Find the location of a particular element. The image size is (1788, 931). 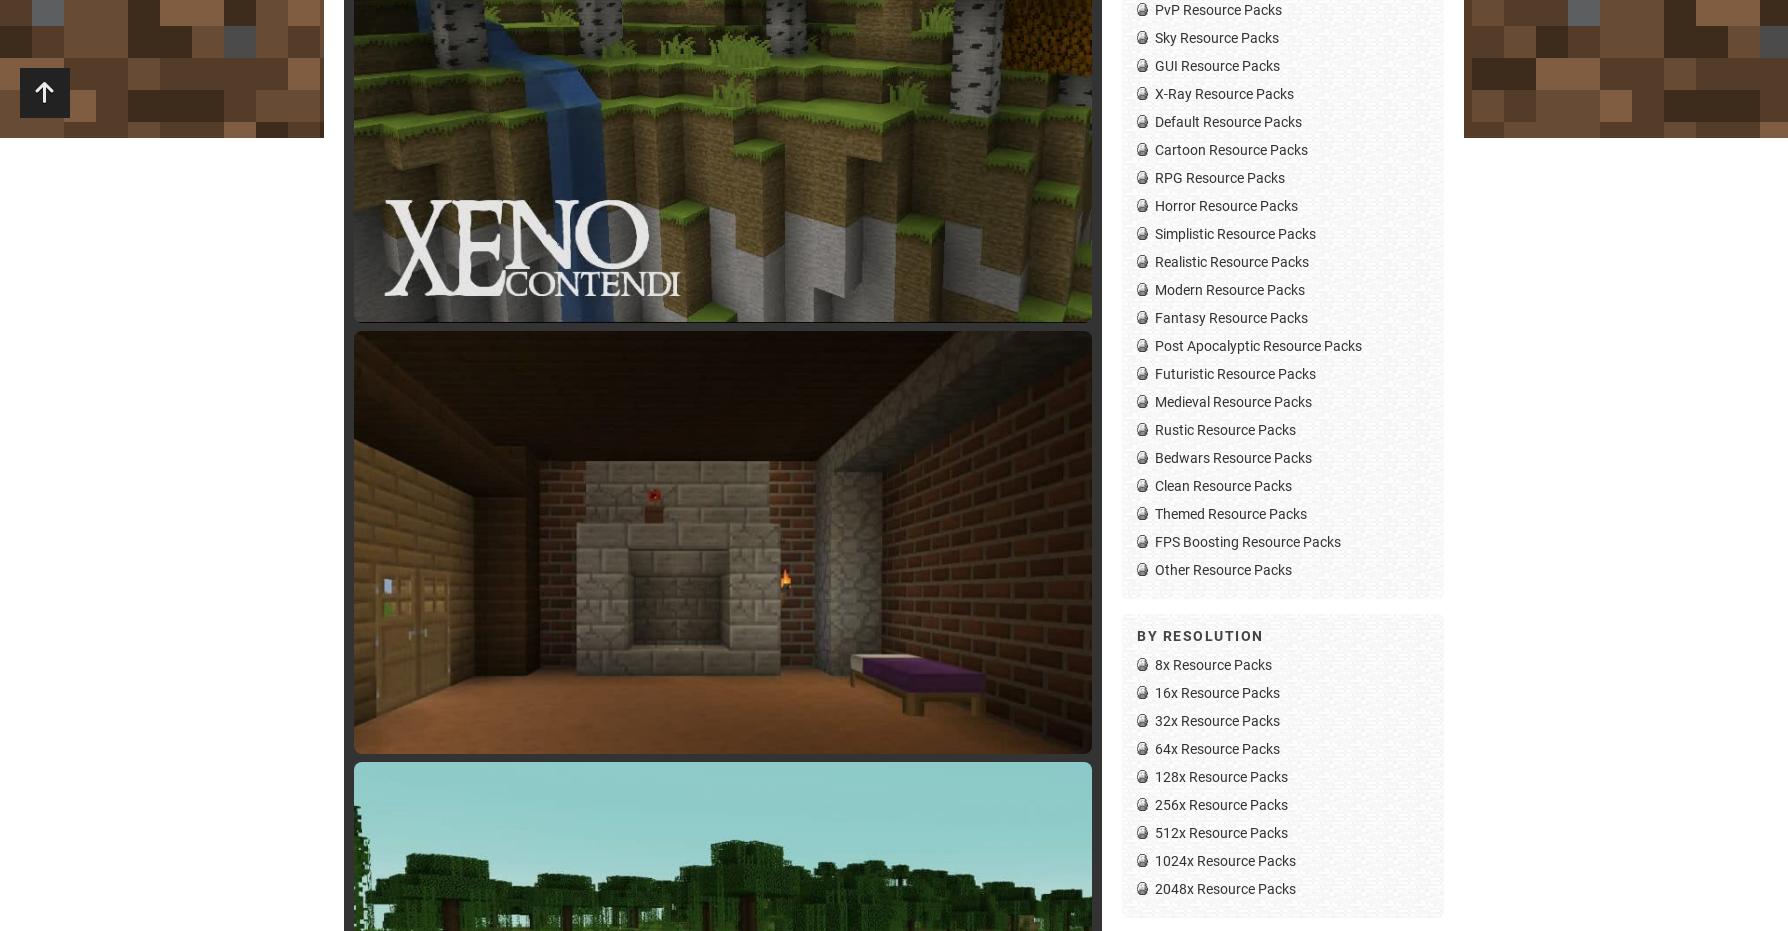

'1024x Resource Packs' is located at coordinates (1224, 859).